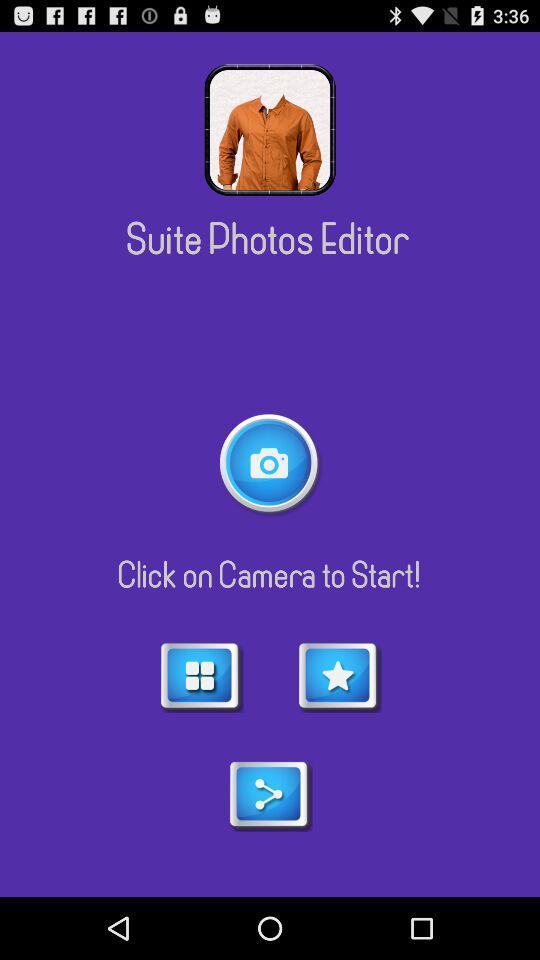  What do you see at coordinates (270, 464) in the screenshot?
I see `take a picture` at bounding box center [270, 464].